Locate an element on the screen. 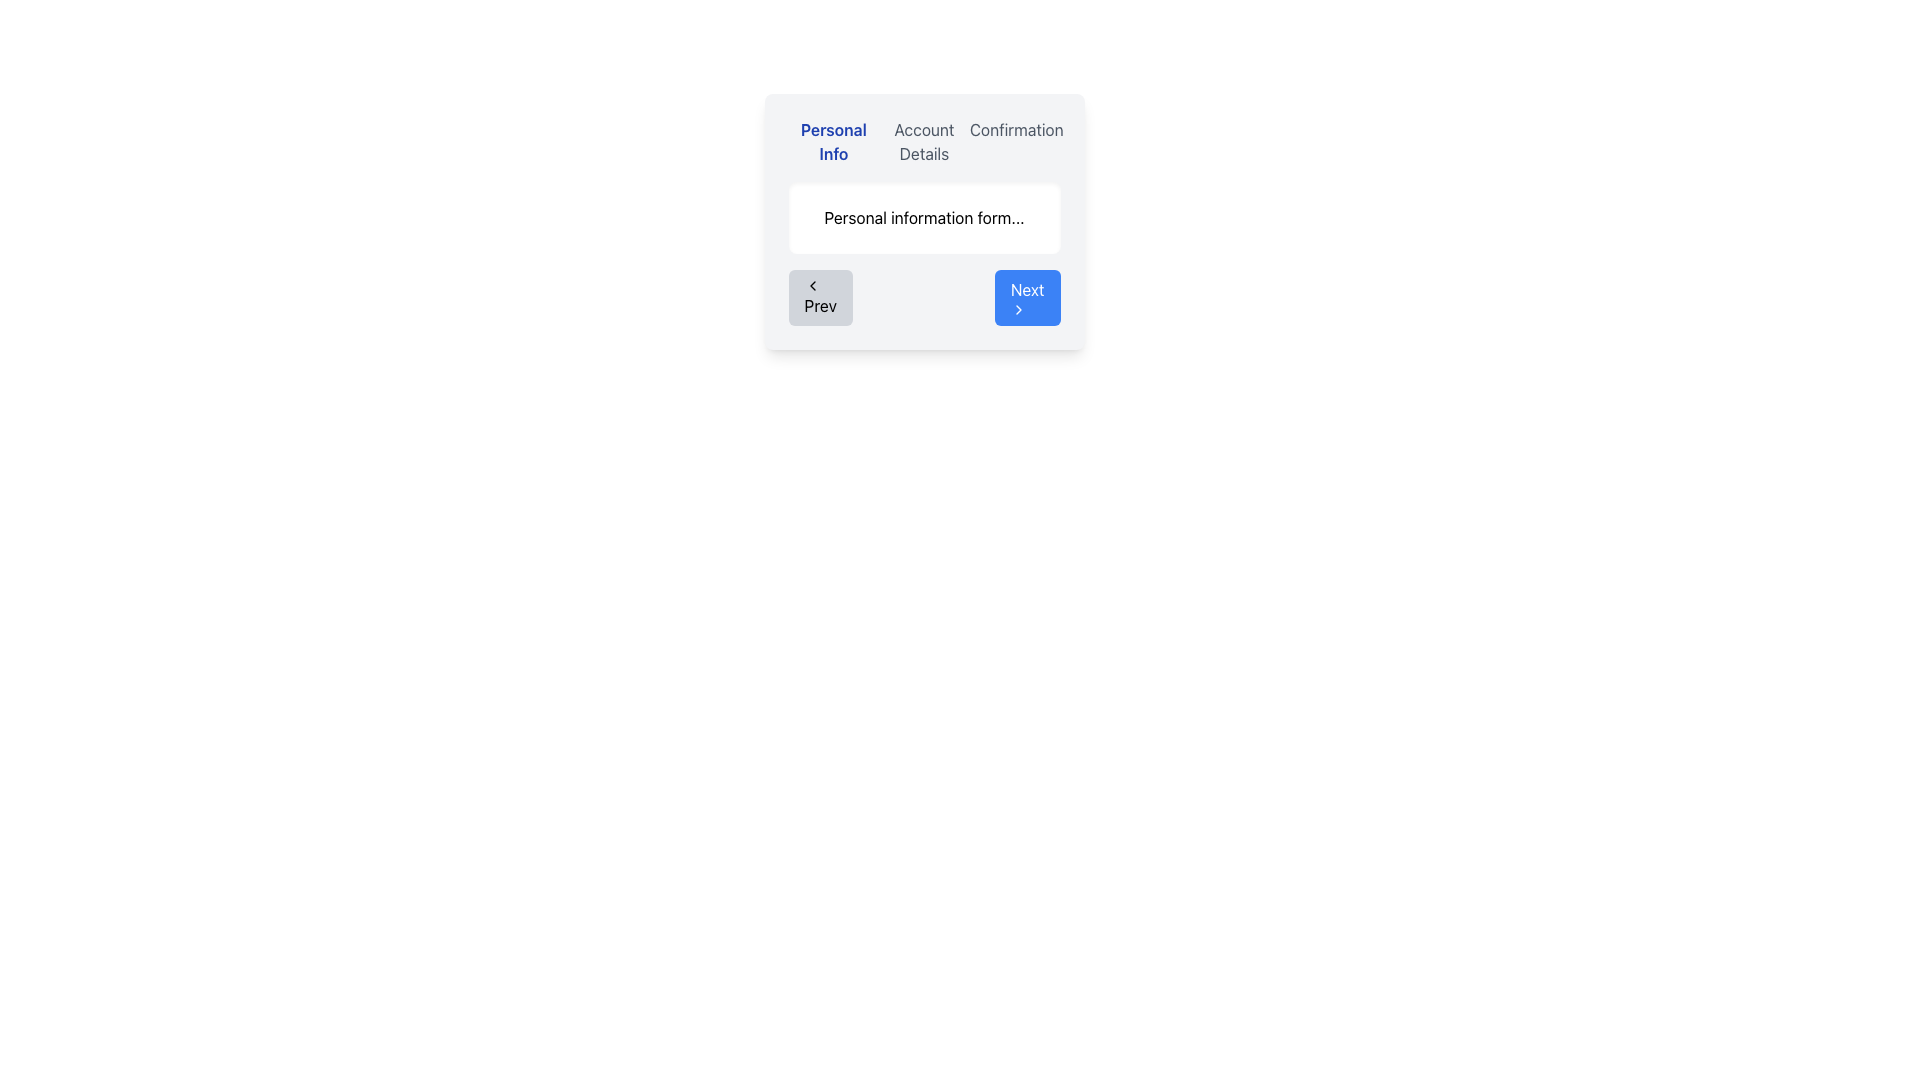 This screenshot has height=1080, width=1920. the right-facing chevron icon located within the 'Next' button, positioned to the right of the text label 'Next' is located at coordinates (1018, 309).